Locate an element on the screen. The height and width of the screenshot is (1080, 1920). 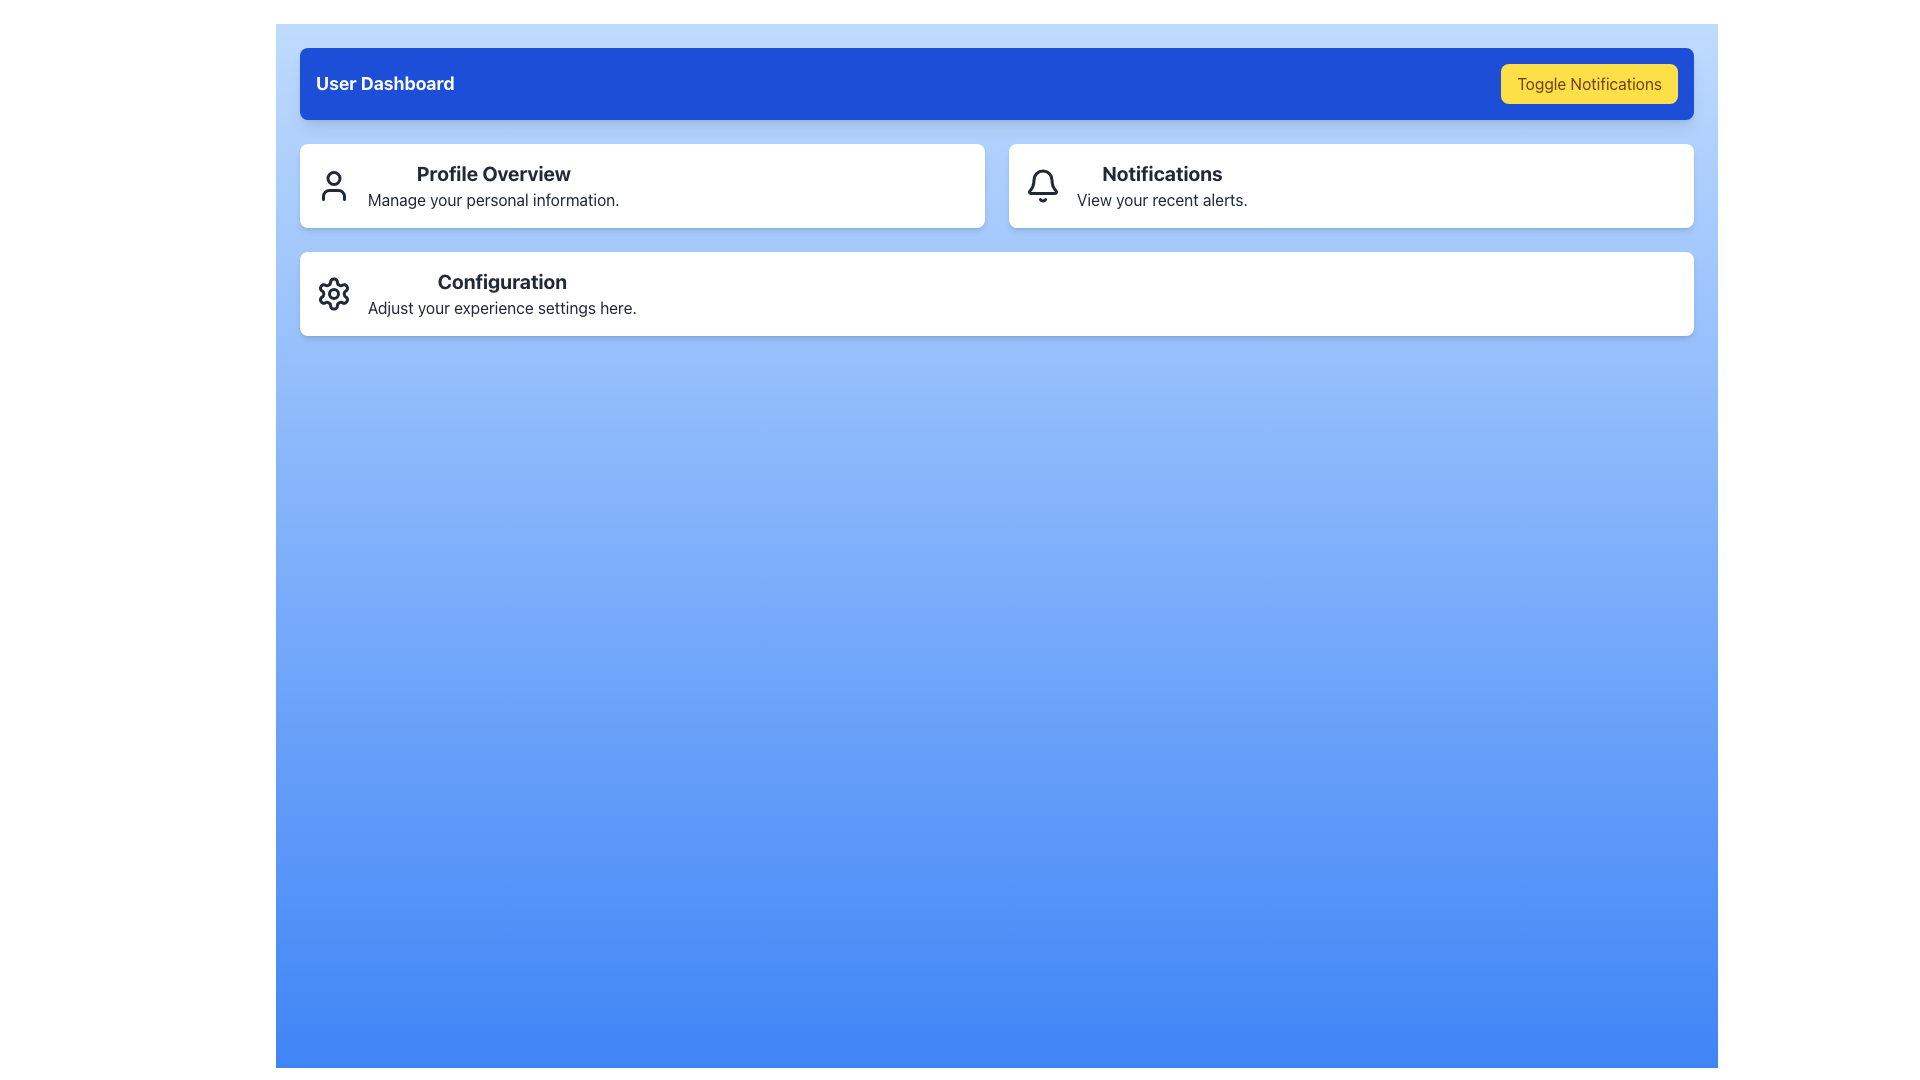
the intricate gear or settings icon located in the 'Configuration' section to the left of the text 'Adjust your experience settings here.' is located at coordinates (334, 293).